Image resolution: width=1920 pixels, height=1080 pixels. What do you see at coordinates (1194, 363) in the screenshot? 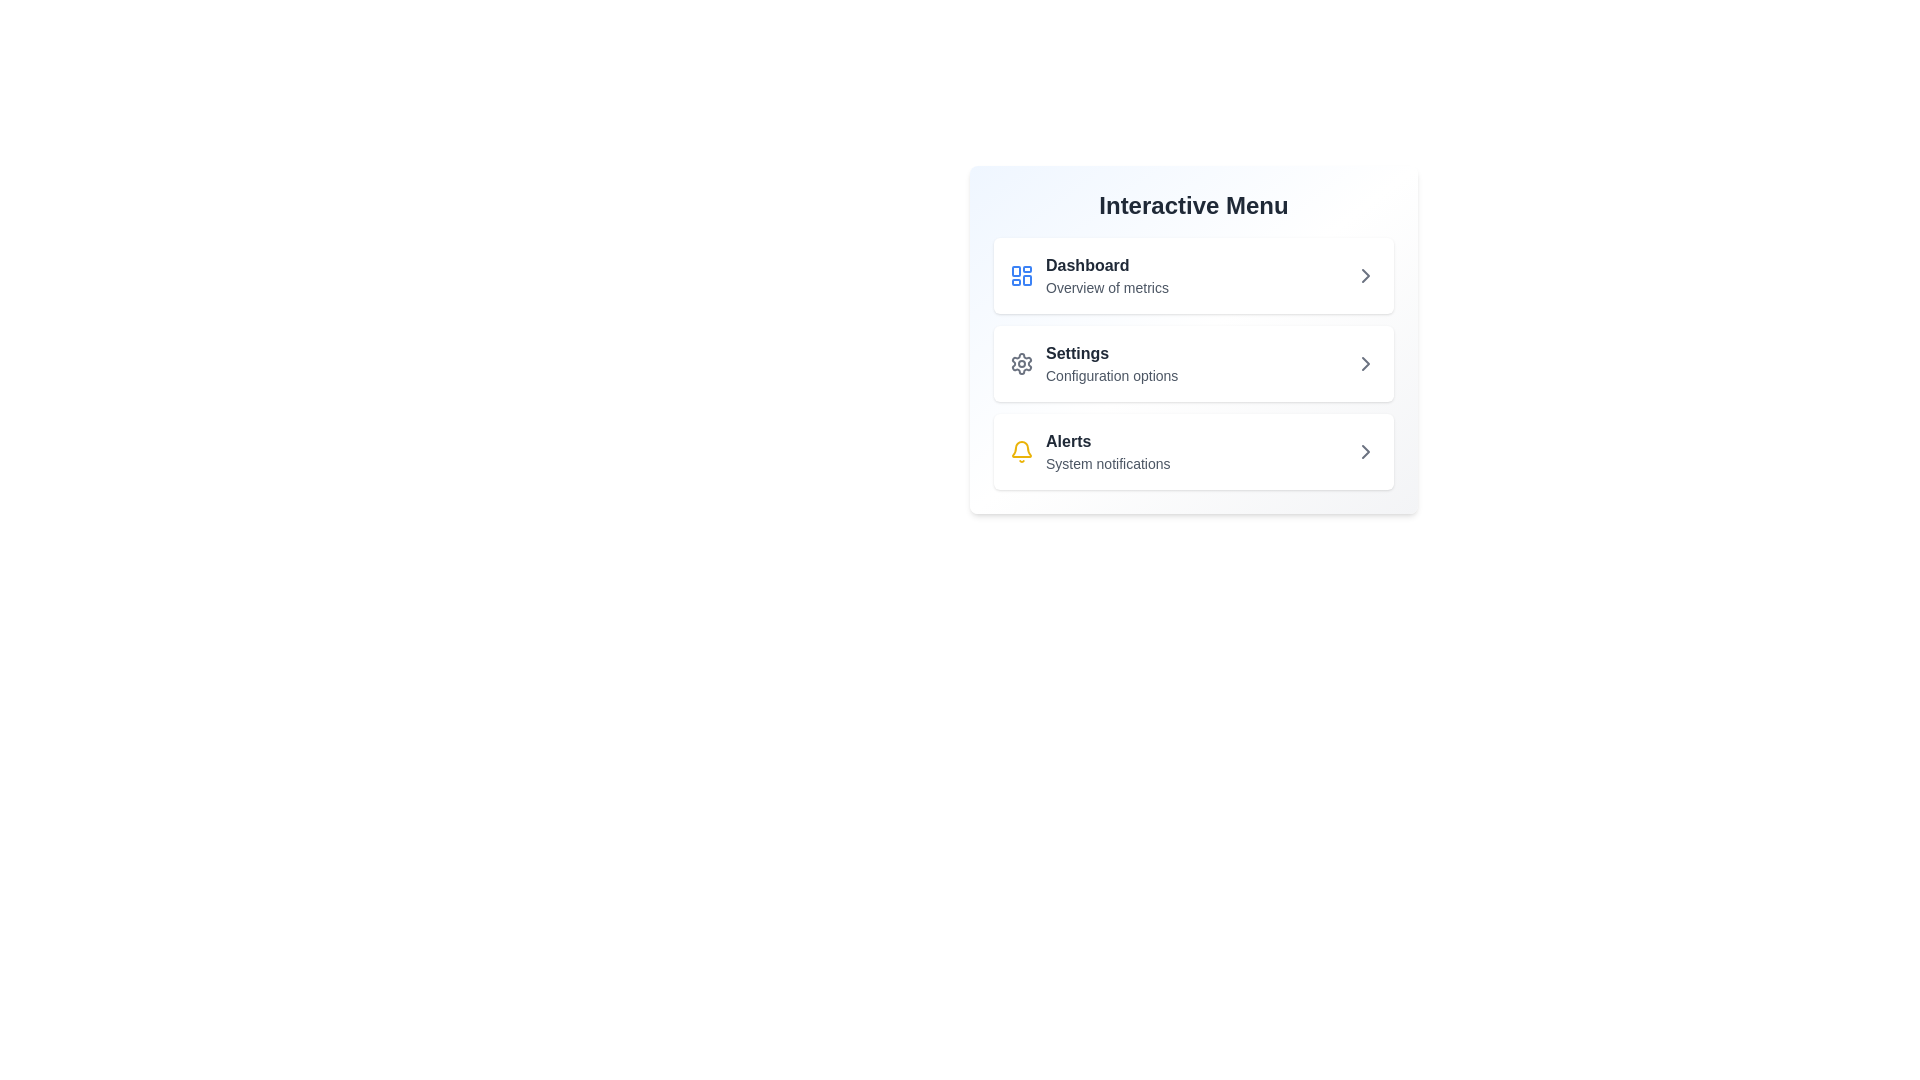
I see `the 'Settings' menu item in the navigation menu` at bounding box center [1194, 363].